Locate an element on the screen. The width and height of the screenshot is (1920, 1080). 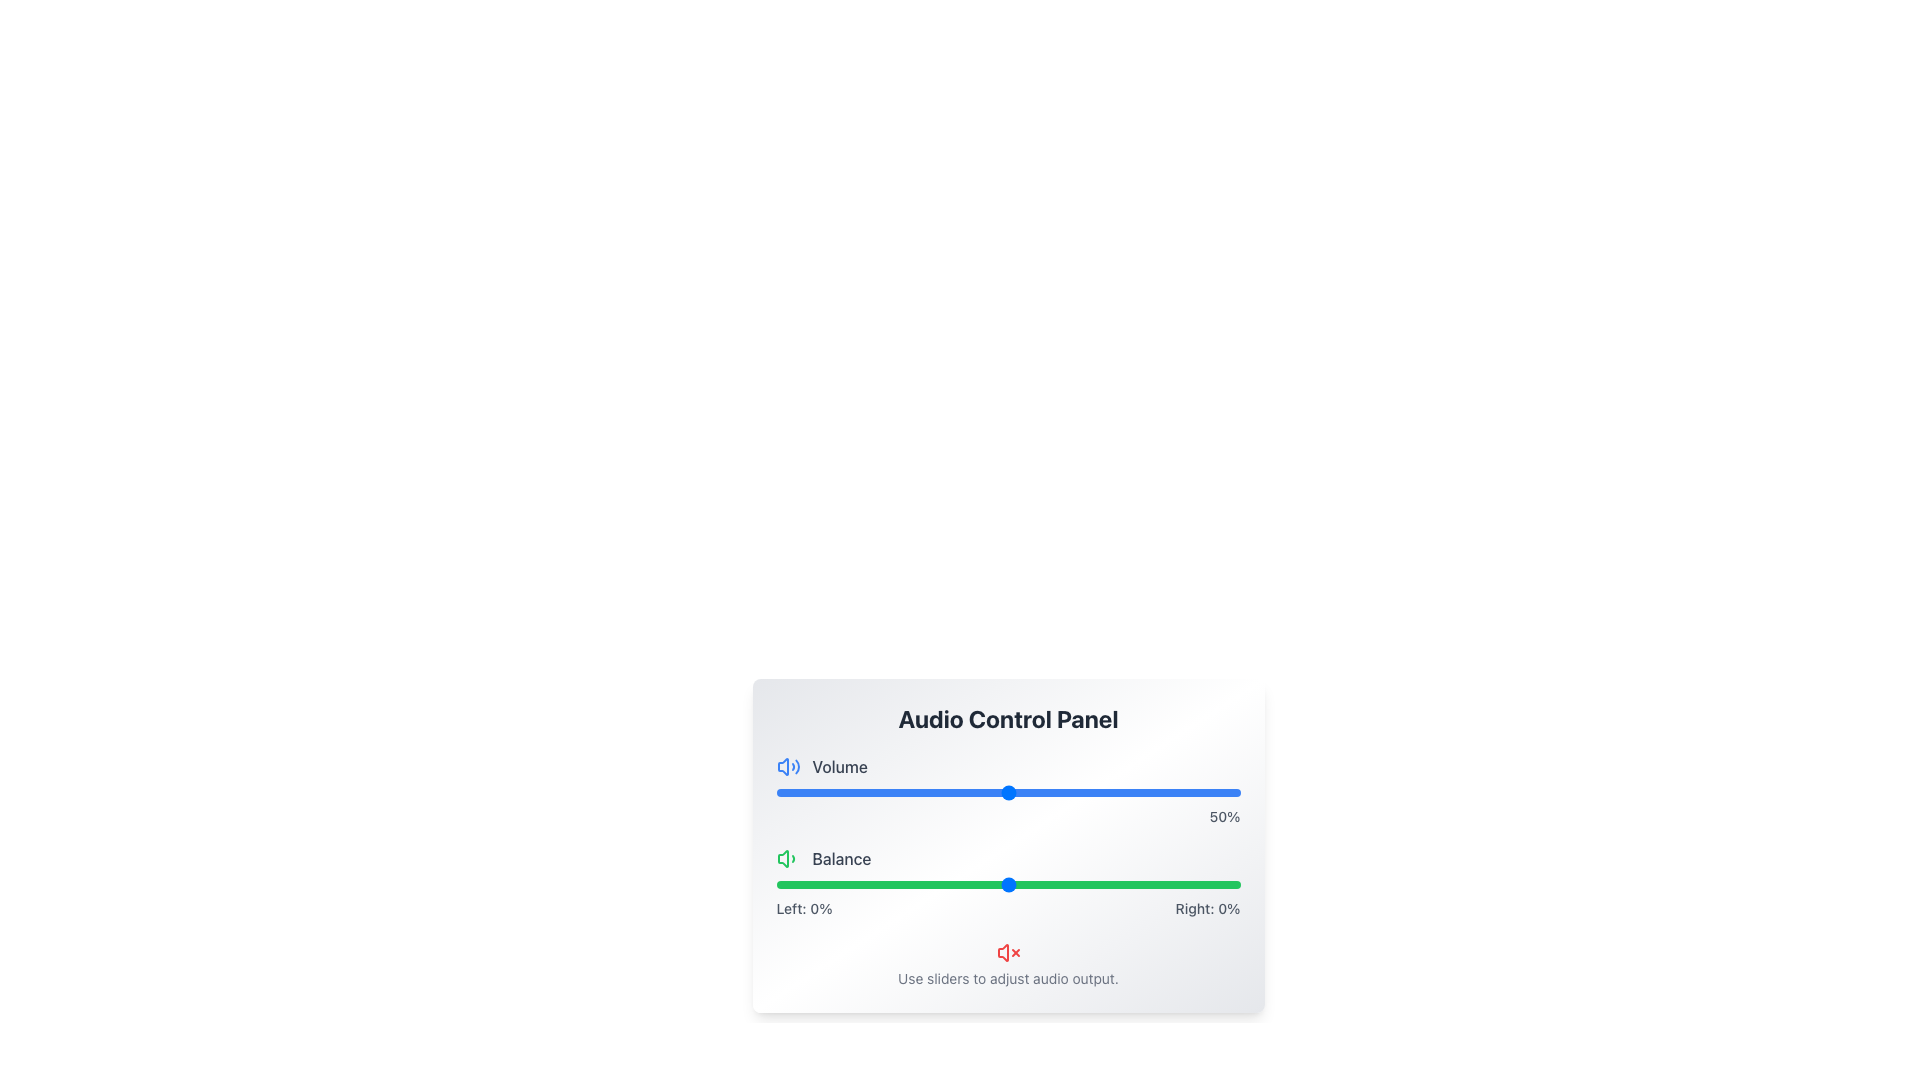
the range slider input, which is located under the 'Balance' label and between the 'Left: 0%' and 'Right: 0%' texts is located at coordinates (1008, 883).